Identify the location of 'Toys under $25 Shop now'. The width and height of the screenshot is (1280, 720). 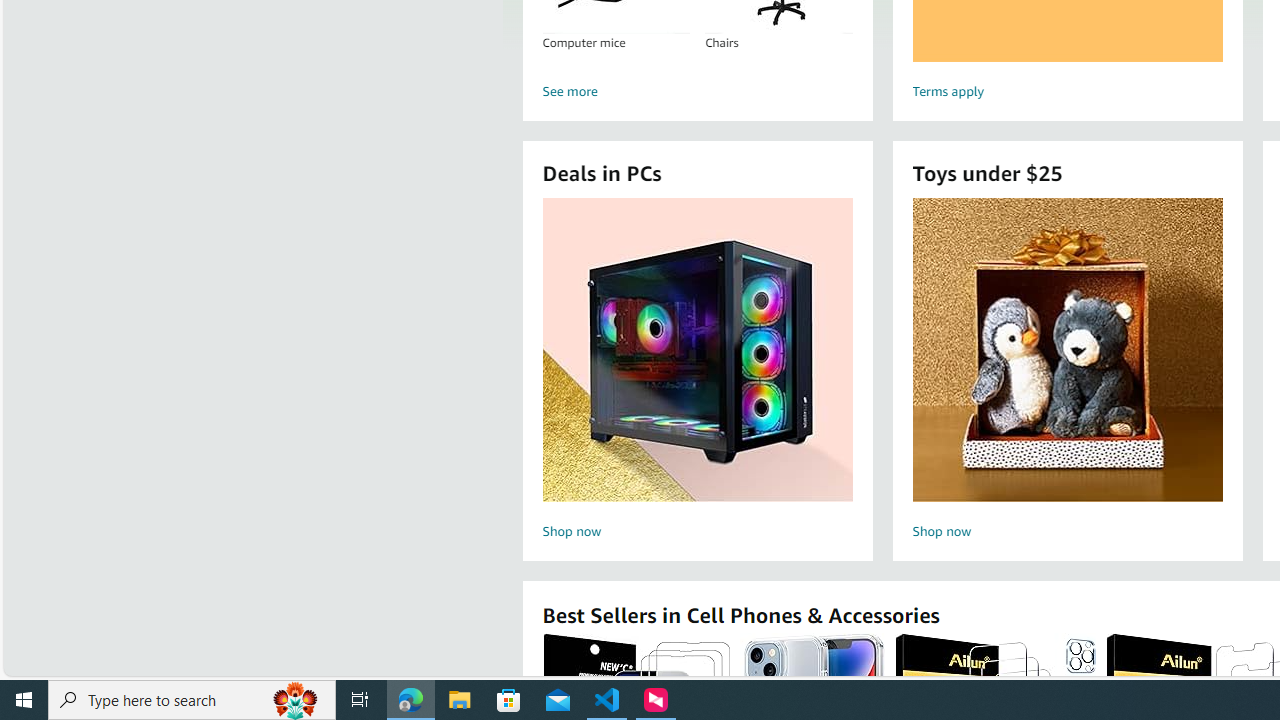
(1066, 371).